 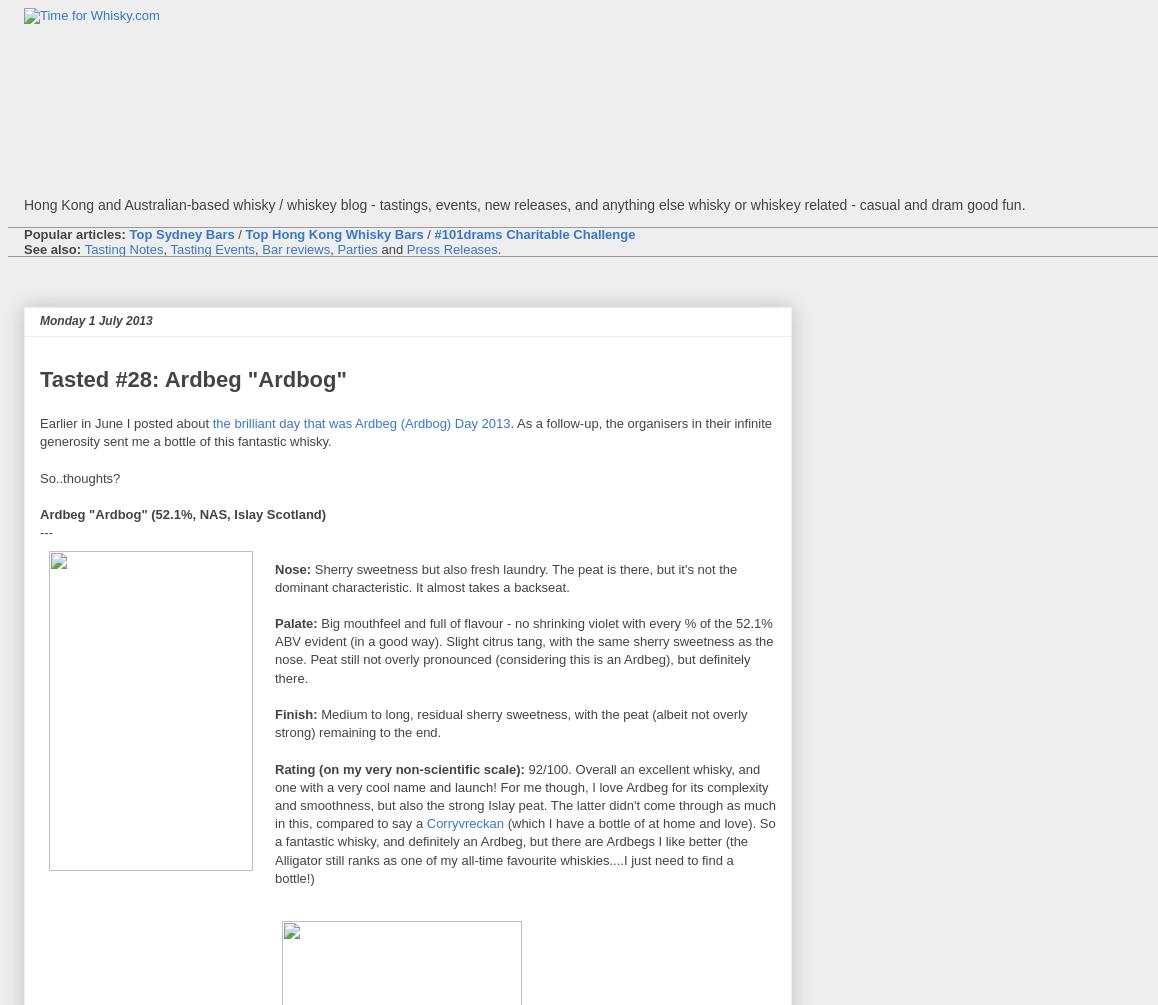 What do you see at coordinates (359, 423) in the screenshot?
I see `'the brilliant day that was Ardbeg (Ardbog) Day 2013'` at bounding box center [359, 423].